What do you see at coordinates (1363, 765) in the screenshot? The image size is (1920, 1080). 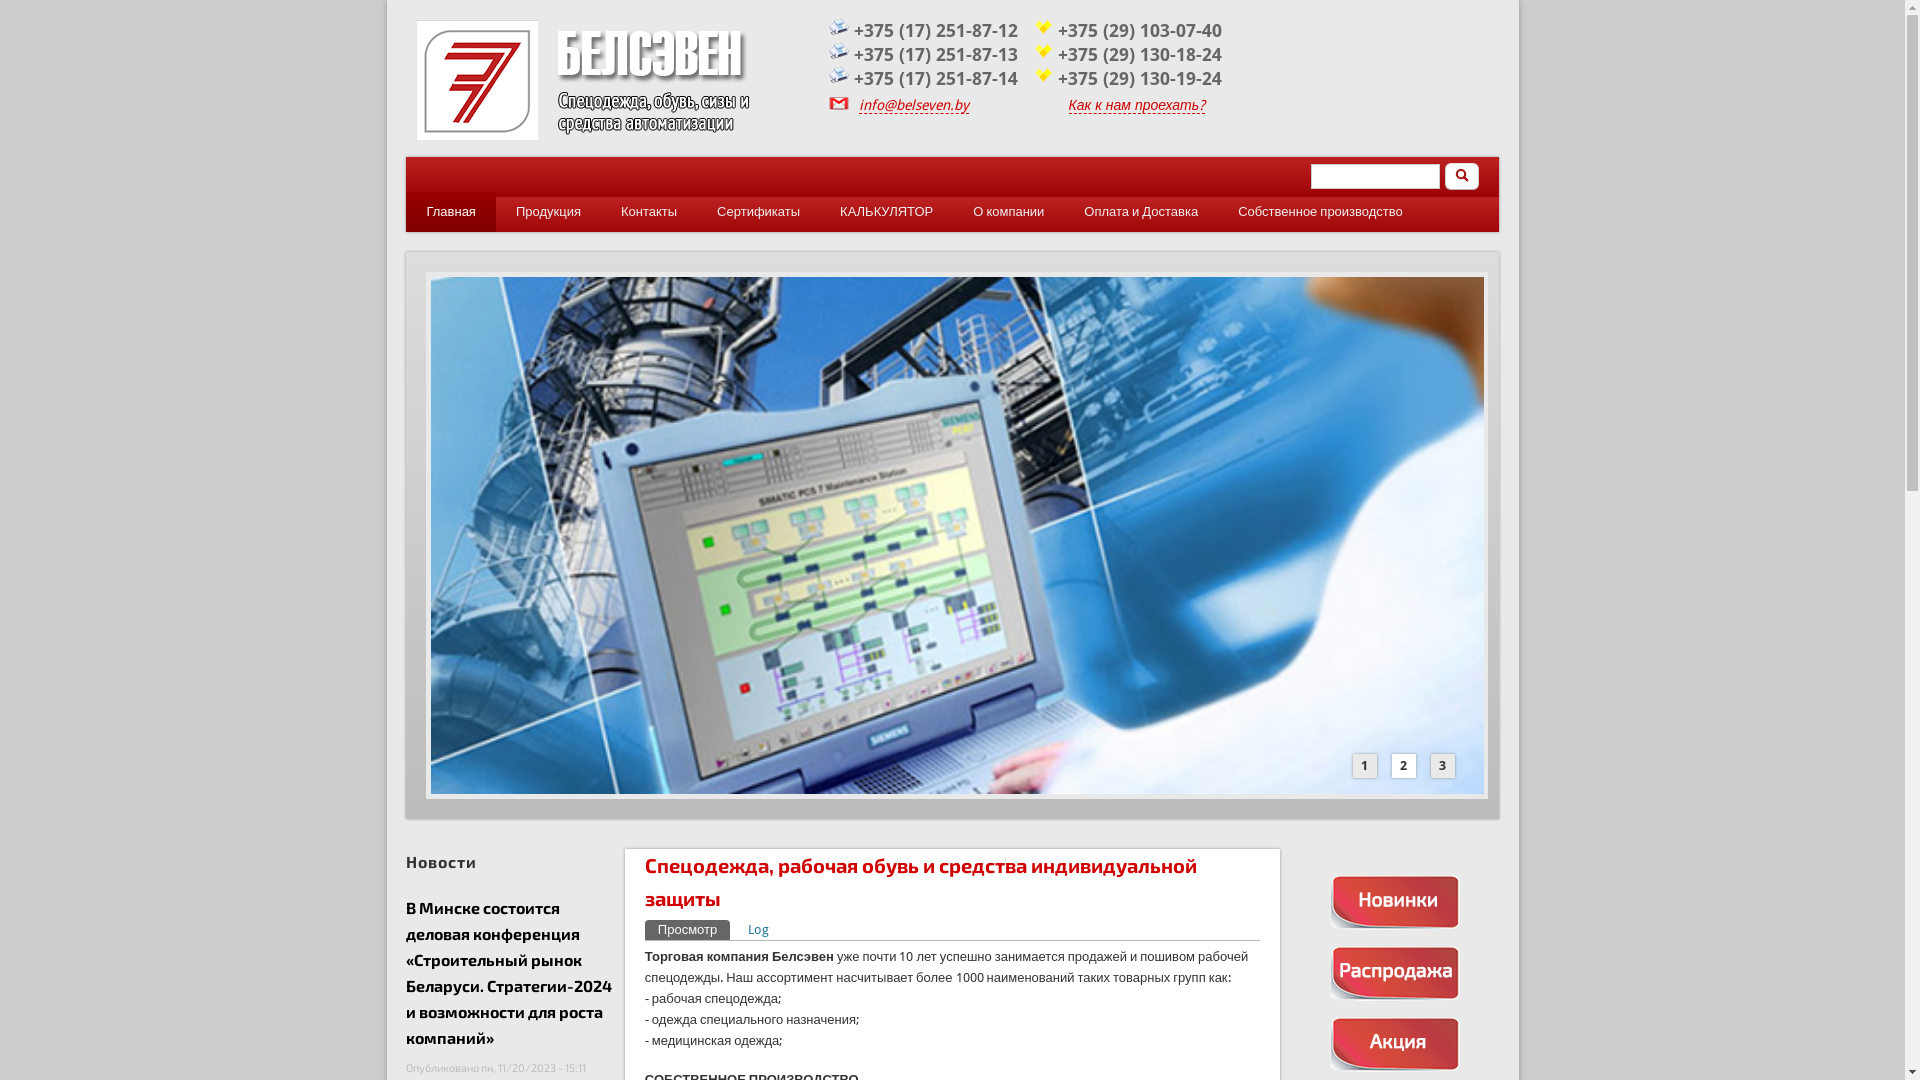 I see `'1'` at bounding box center [1363, 765].